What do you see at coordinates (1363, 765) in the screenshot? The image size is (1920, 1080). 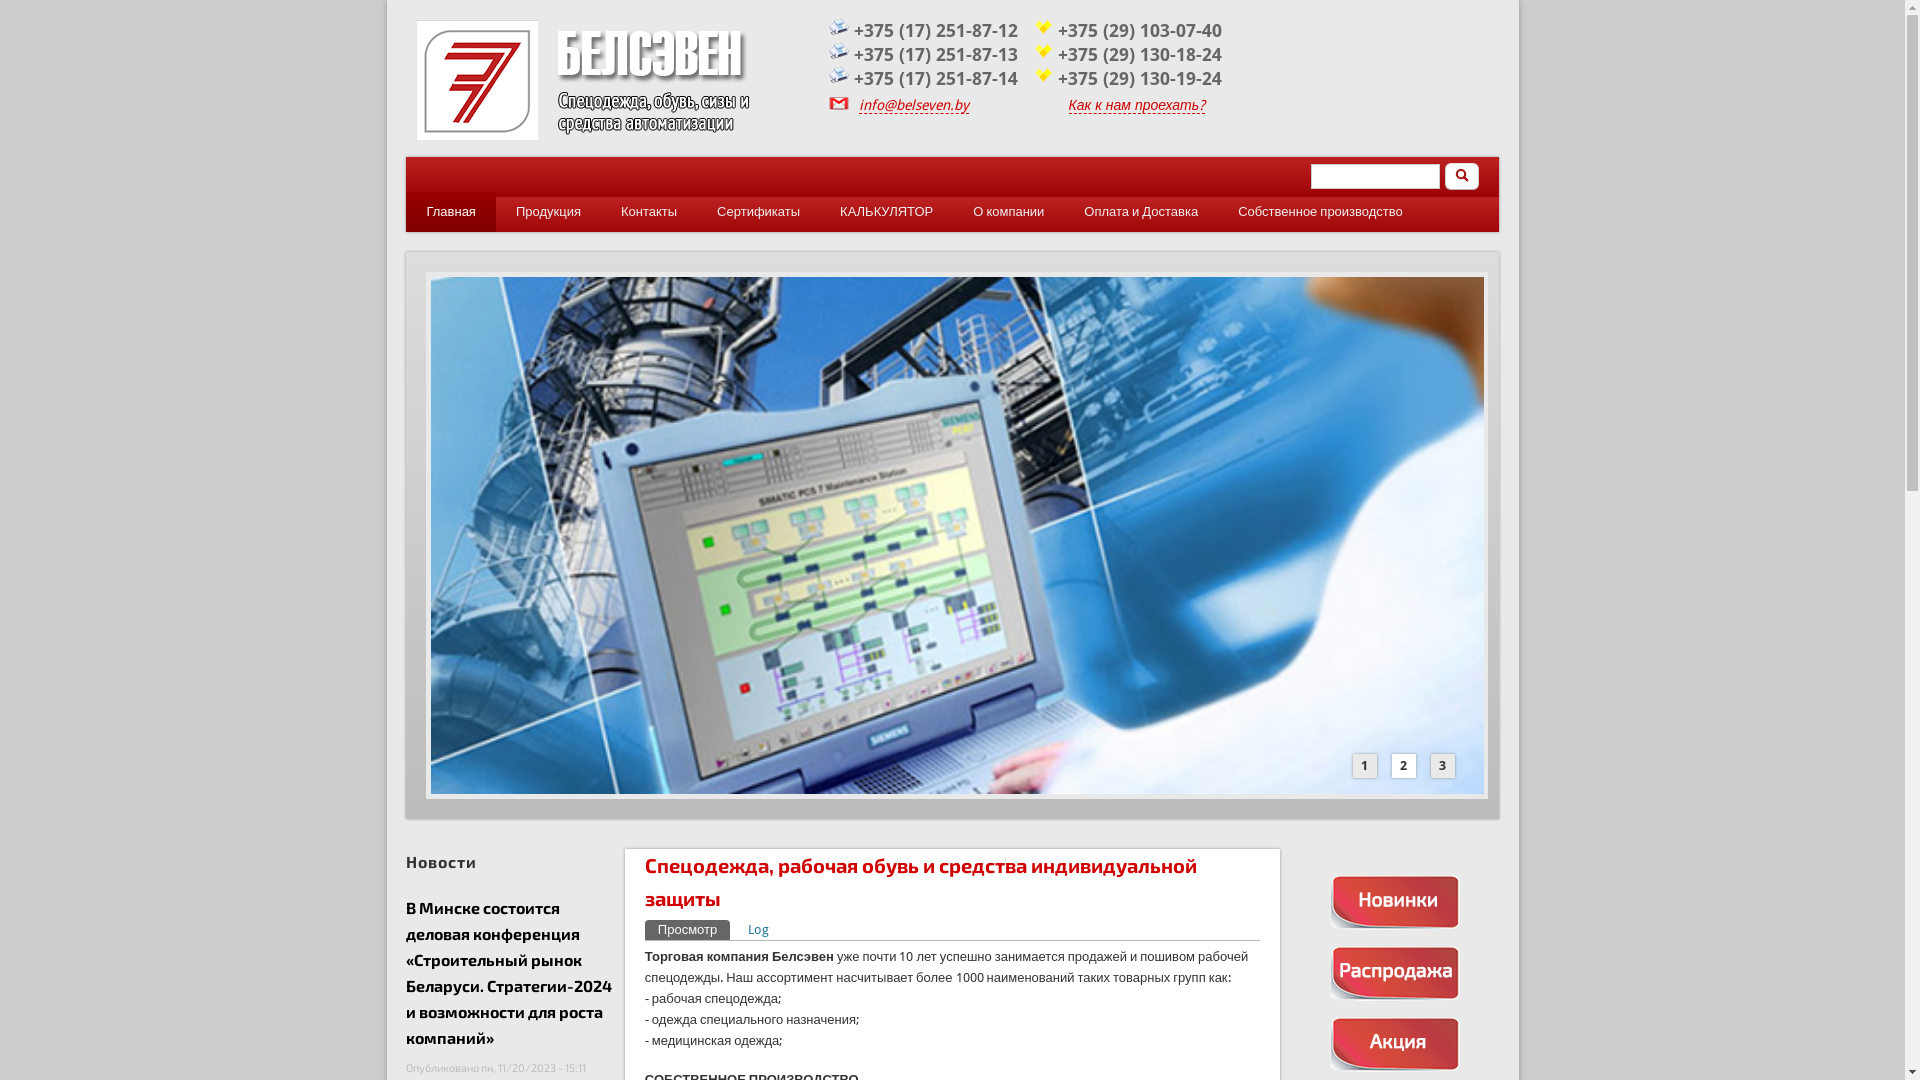 I see `'1'` at bounding box center [1363, 765].